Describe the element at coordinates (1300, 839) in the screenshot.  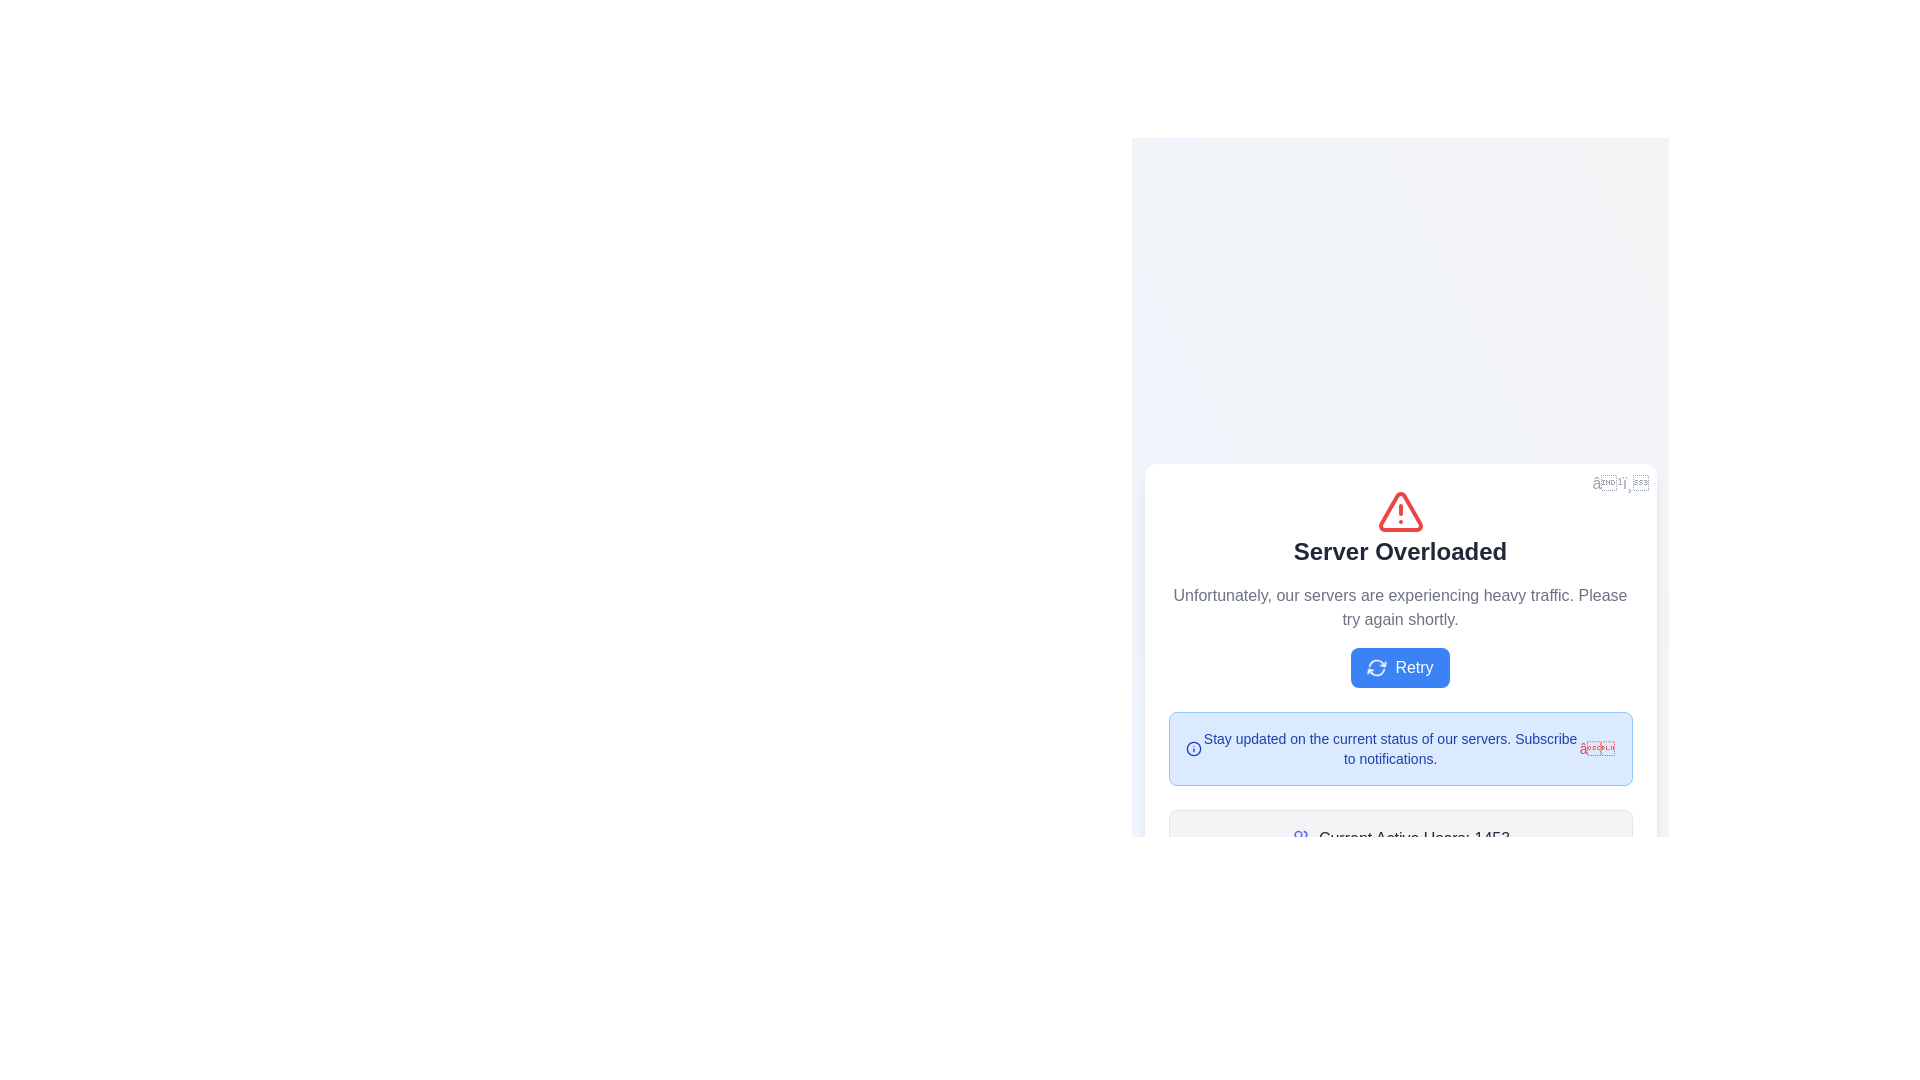
I see `the user group icon styled with blue-indigo color, located to the left of the text 'Current Active Users: 1453'` at that location.